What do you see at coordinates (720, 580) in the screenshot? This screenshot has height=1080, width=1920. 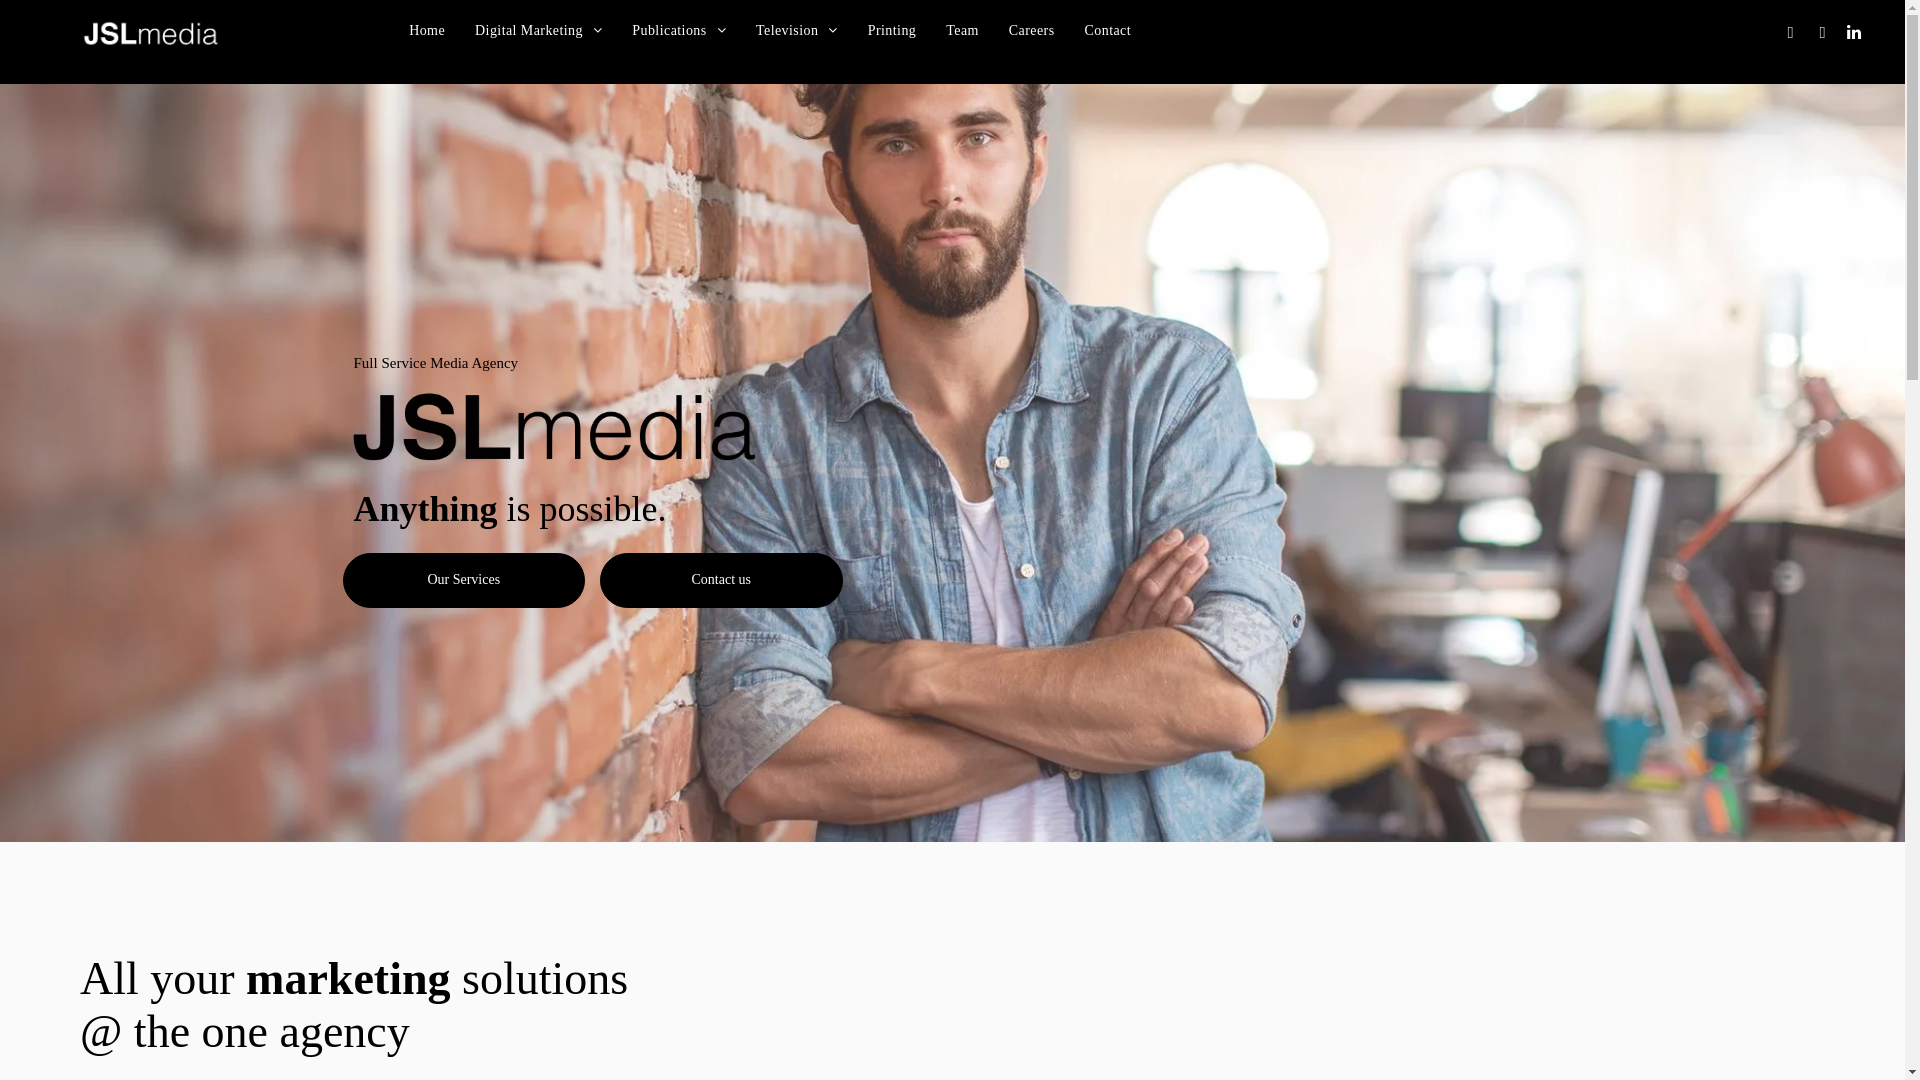 I see `'Contact us'` at bounding box center [720, 580].